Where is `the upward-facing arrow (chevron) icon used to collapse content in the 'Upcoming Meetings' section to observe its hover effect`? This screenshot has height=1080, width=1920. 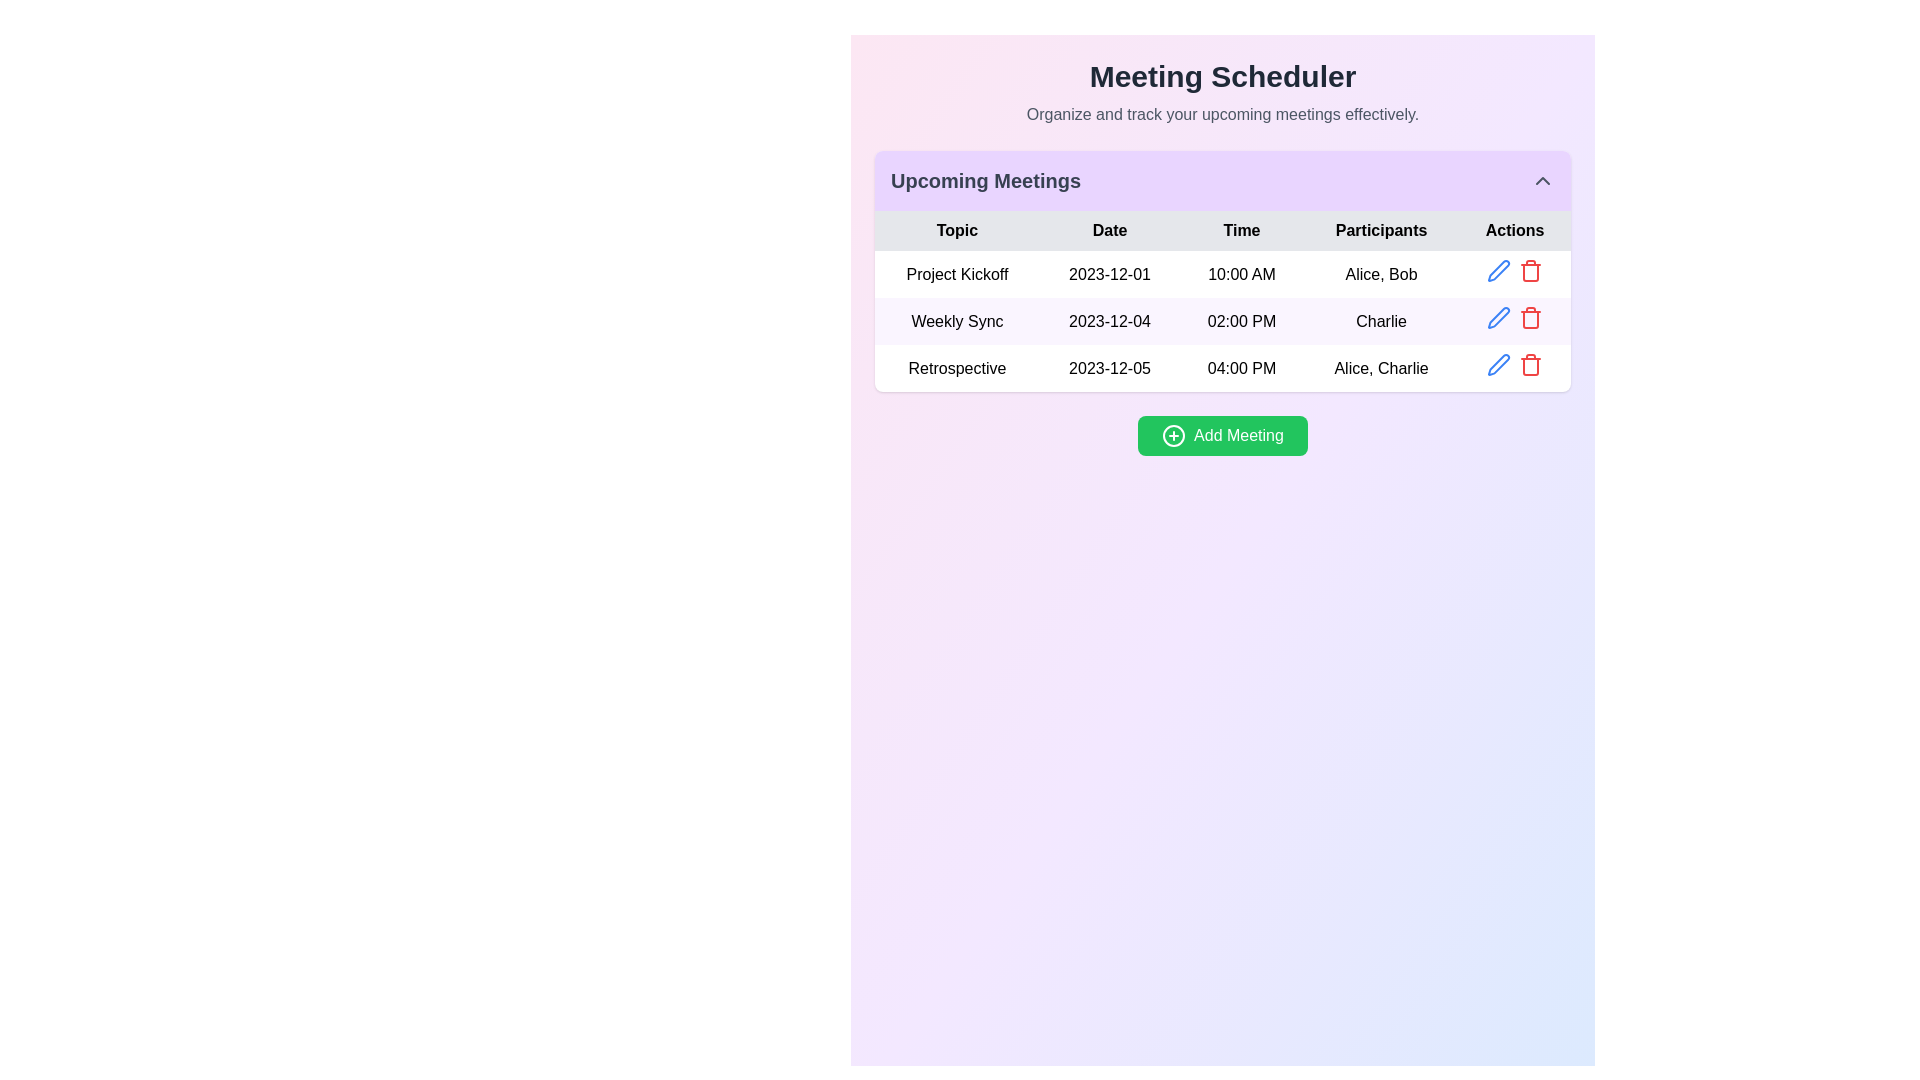 the upward-facing arrow (chevron) icon used to collapse content in the 'Upcoming Meetings' section to observe its hover effect is located at coordinates (1541, 181).